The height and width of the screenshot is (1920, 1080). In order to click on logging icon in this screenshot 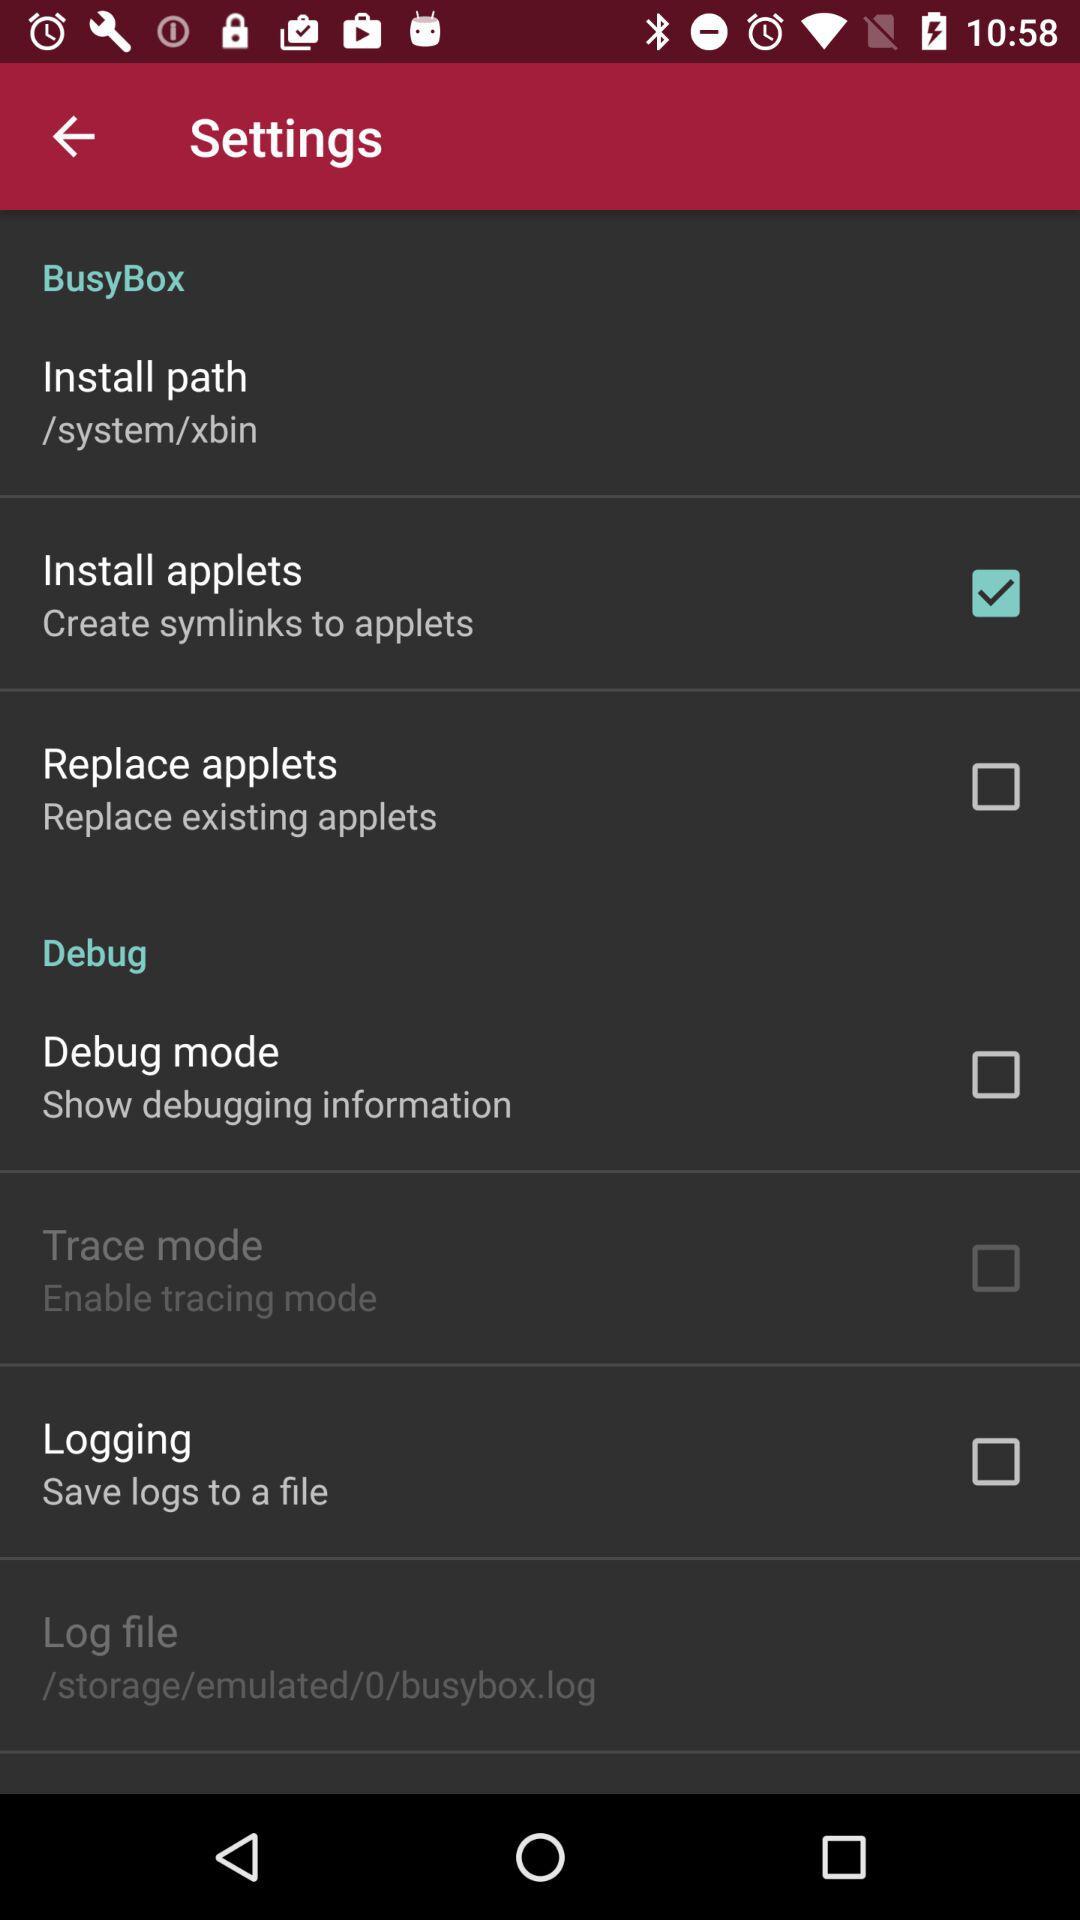, I will do `click(116, 1435)`.